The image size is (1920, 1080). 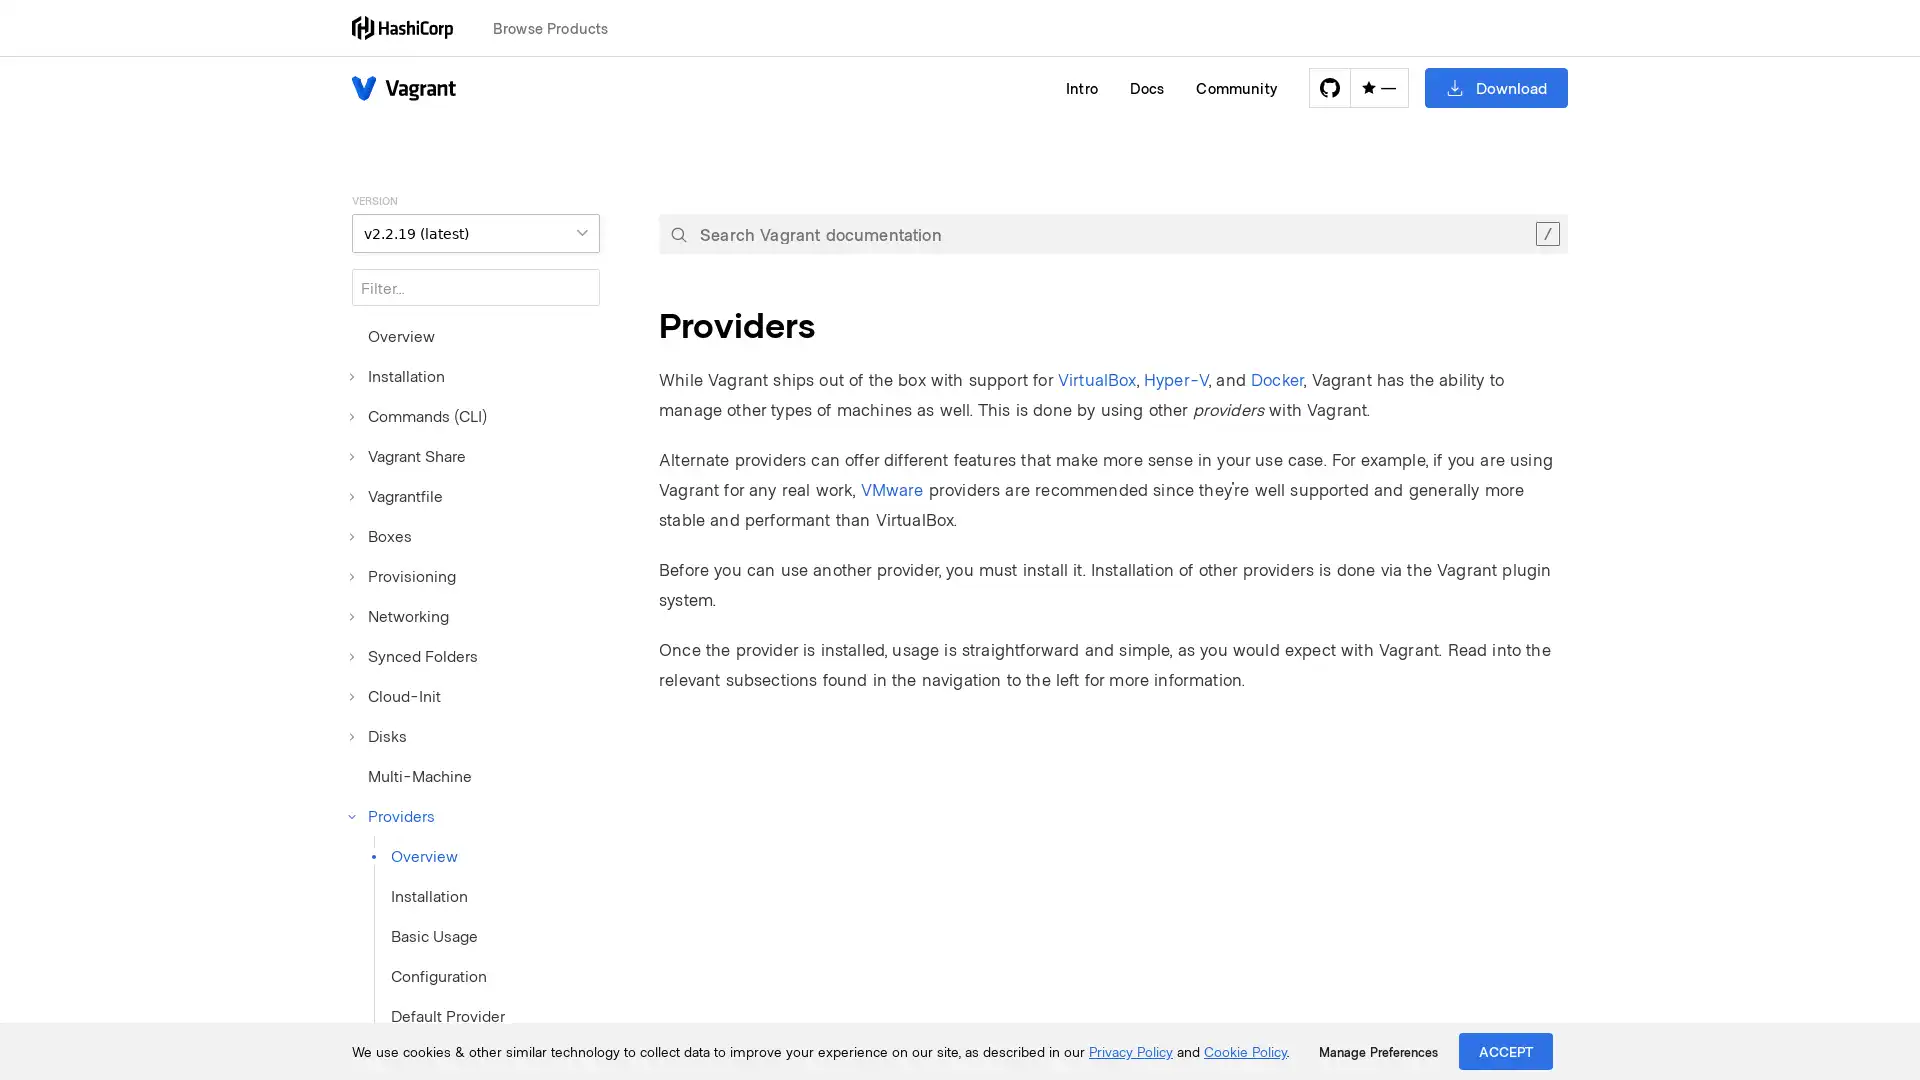 What do you see at coordinates (1506, 1050) in the screenshot?
I see `ACCEPT` at bounding box center [1506, 1050].